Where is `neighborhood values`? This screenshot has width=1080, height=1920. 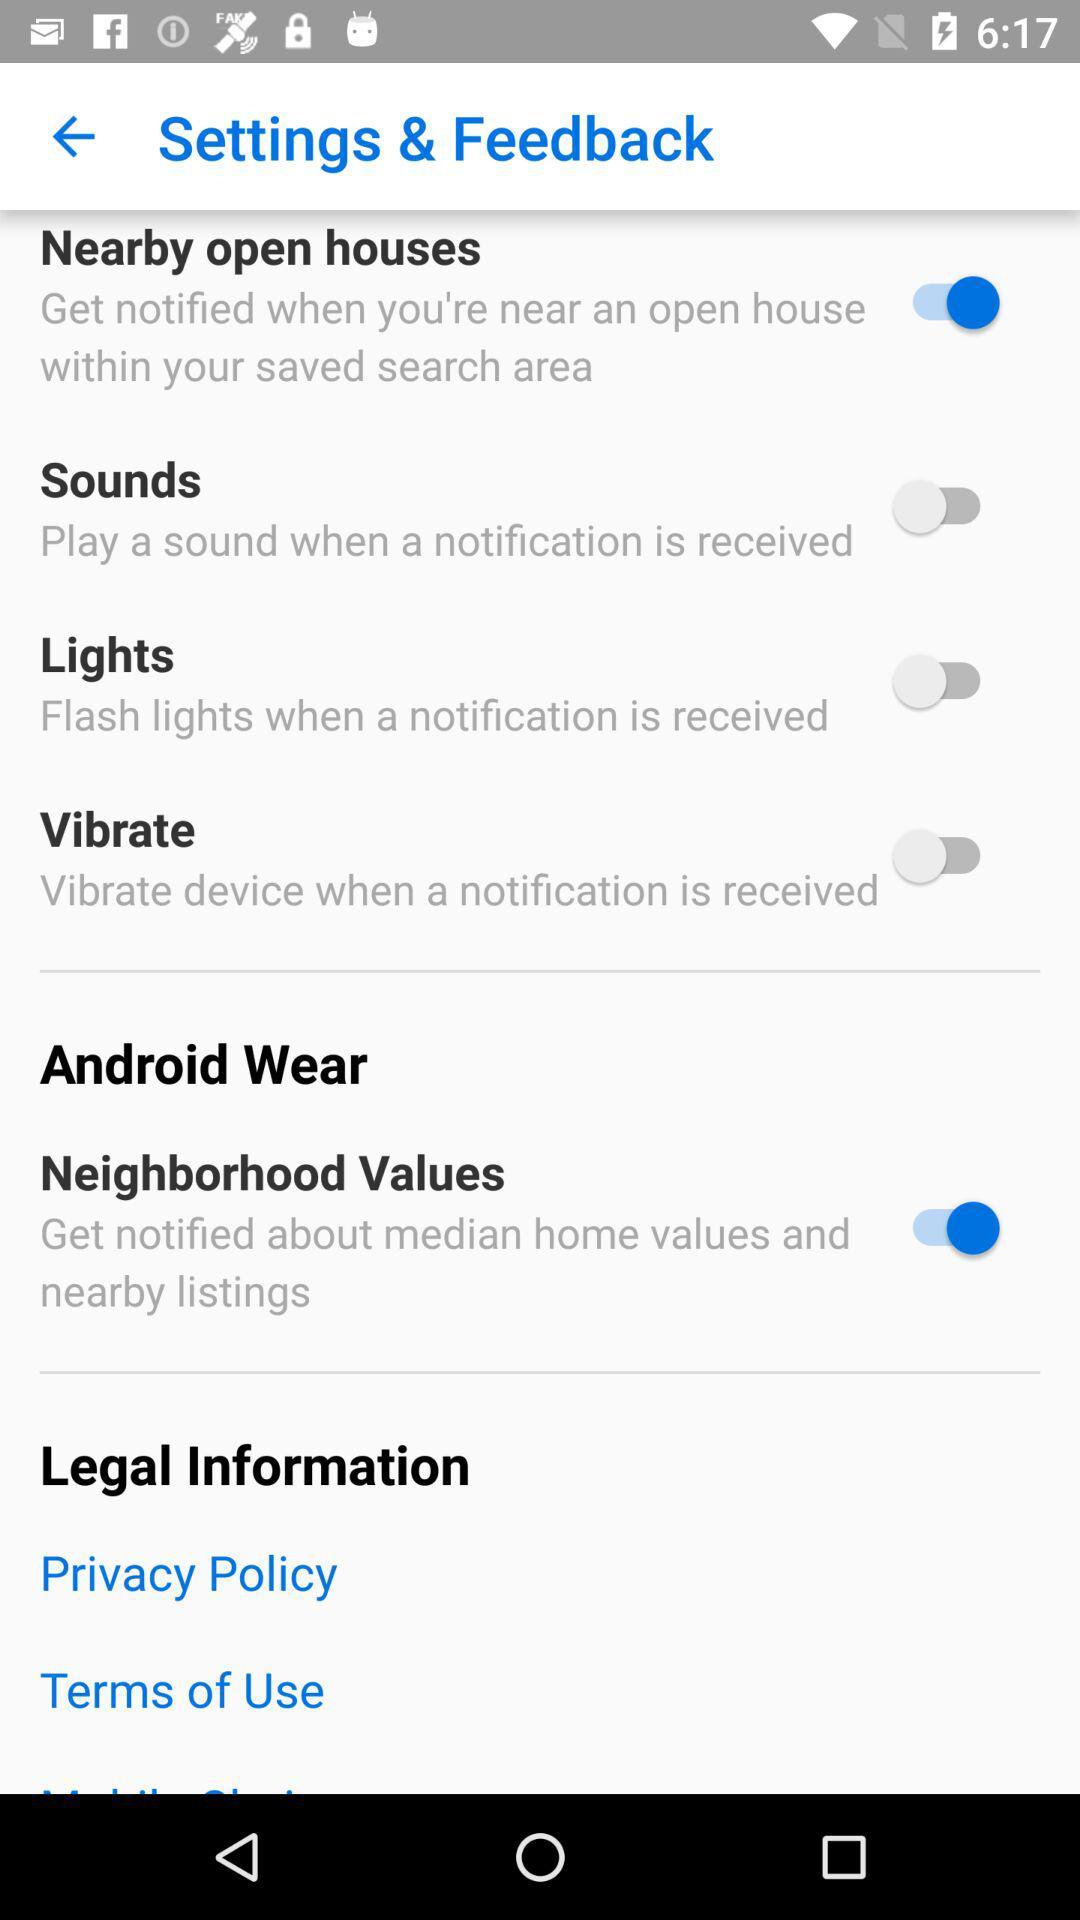 neighborhood values is located at coordinates (945, 1227).